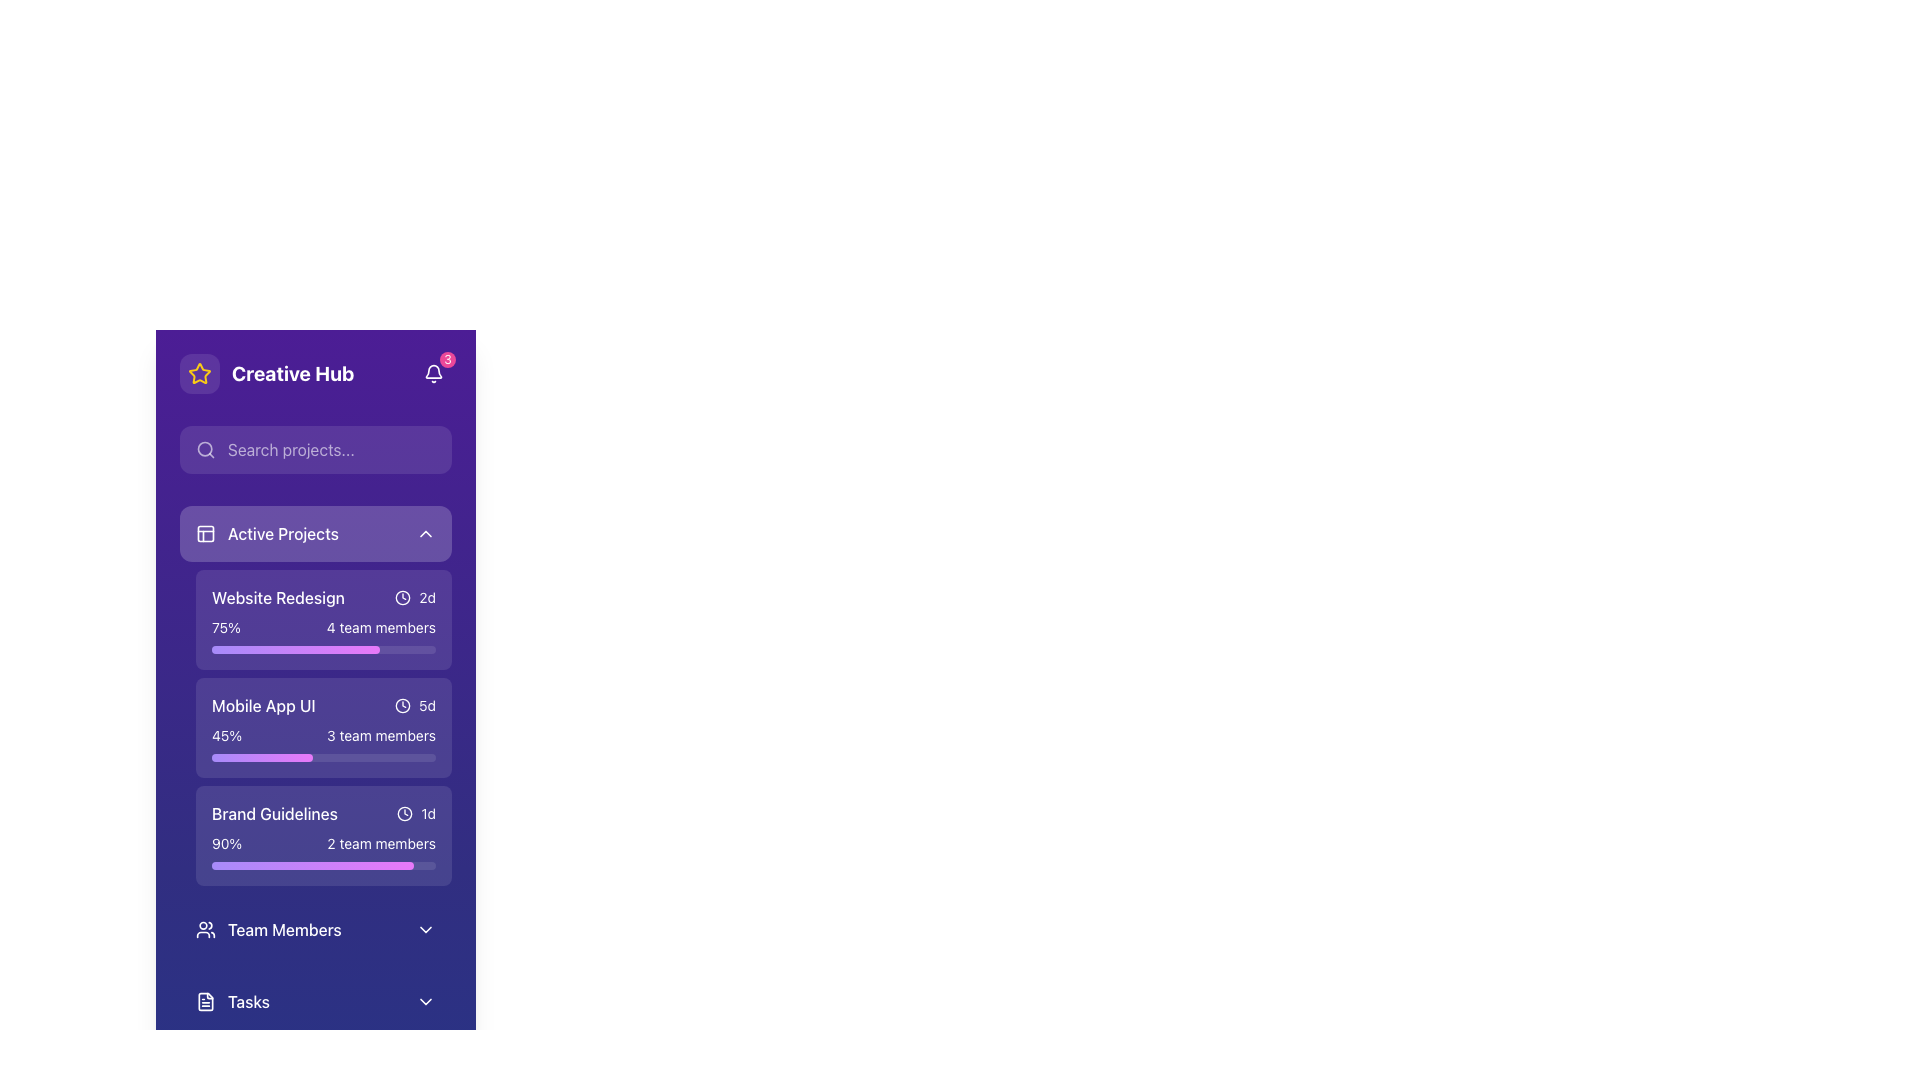 The height and width of the screenshot is (1080, 1920). Describe the element at coordinates (324, 744) in the screenshot. I see `the progress bar located at the bottom of the 'Mobile App UI' card in the 'Active Projects' section, which shows a 45% fill and includes text for percentage and team members` at that location.